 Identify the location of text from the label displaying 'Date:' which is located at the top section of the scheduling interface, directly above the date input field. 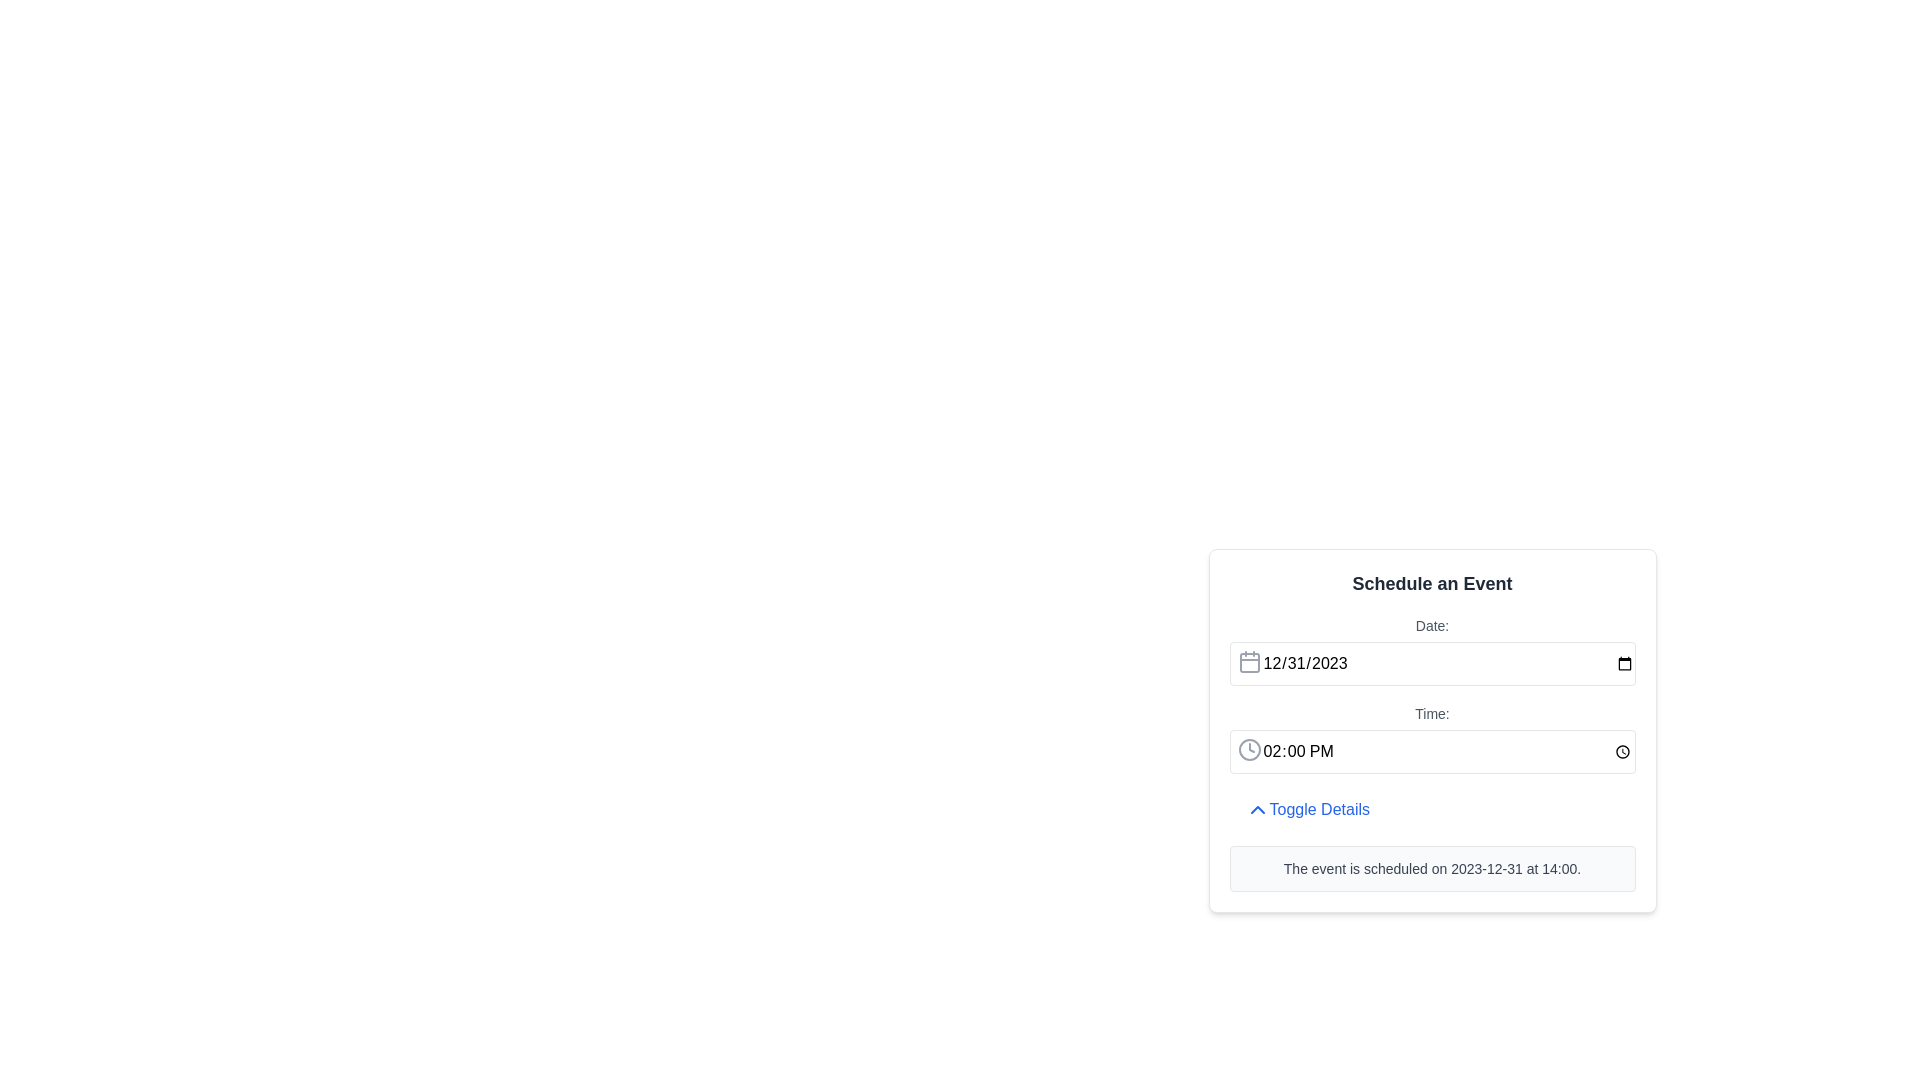
(1431, 624).